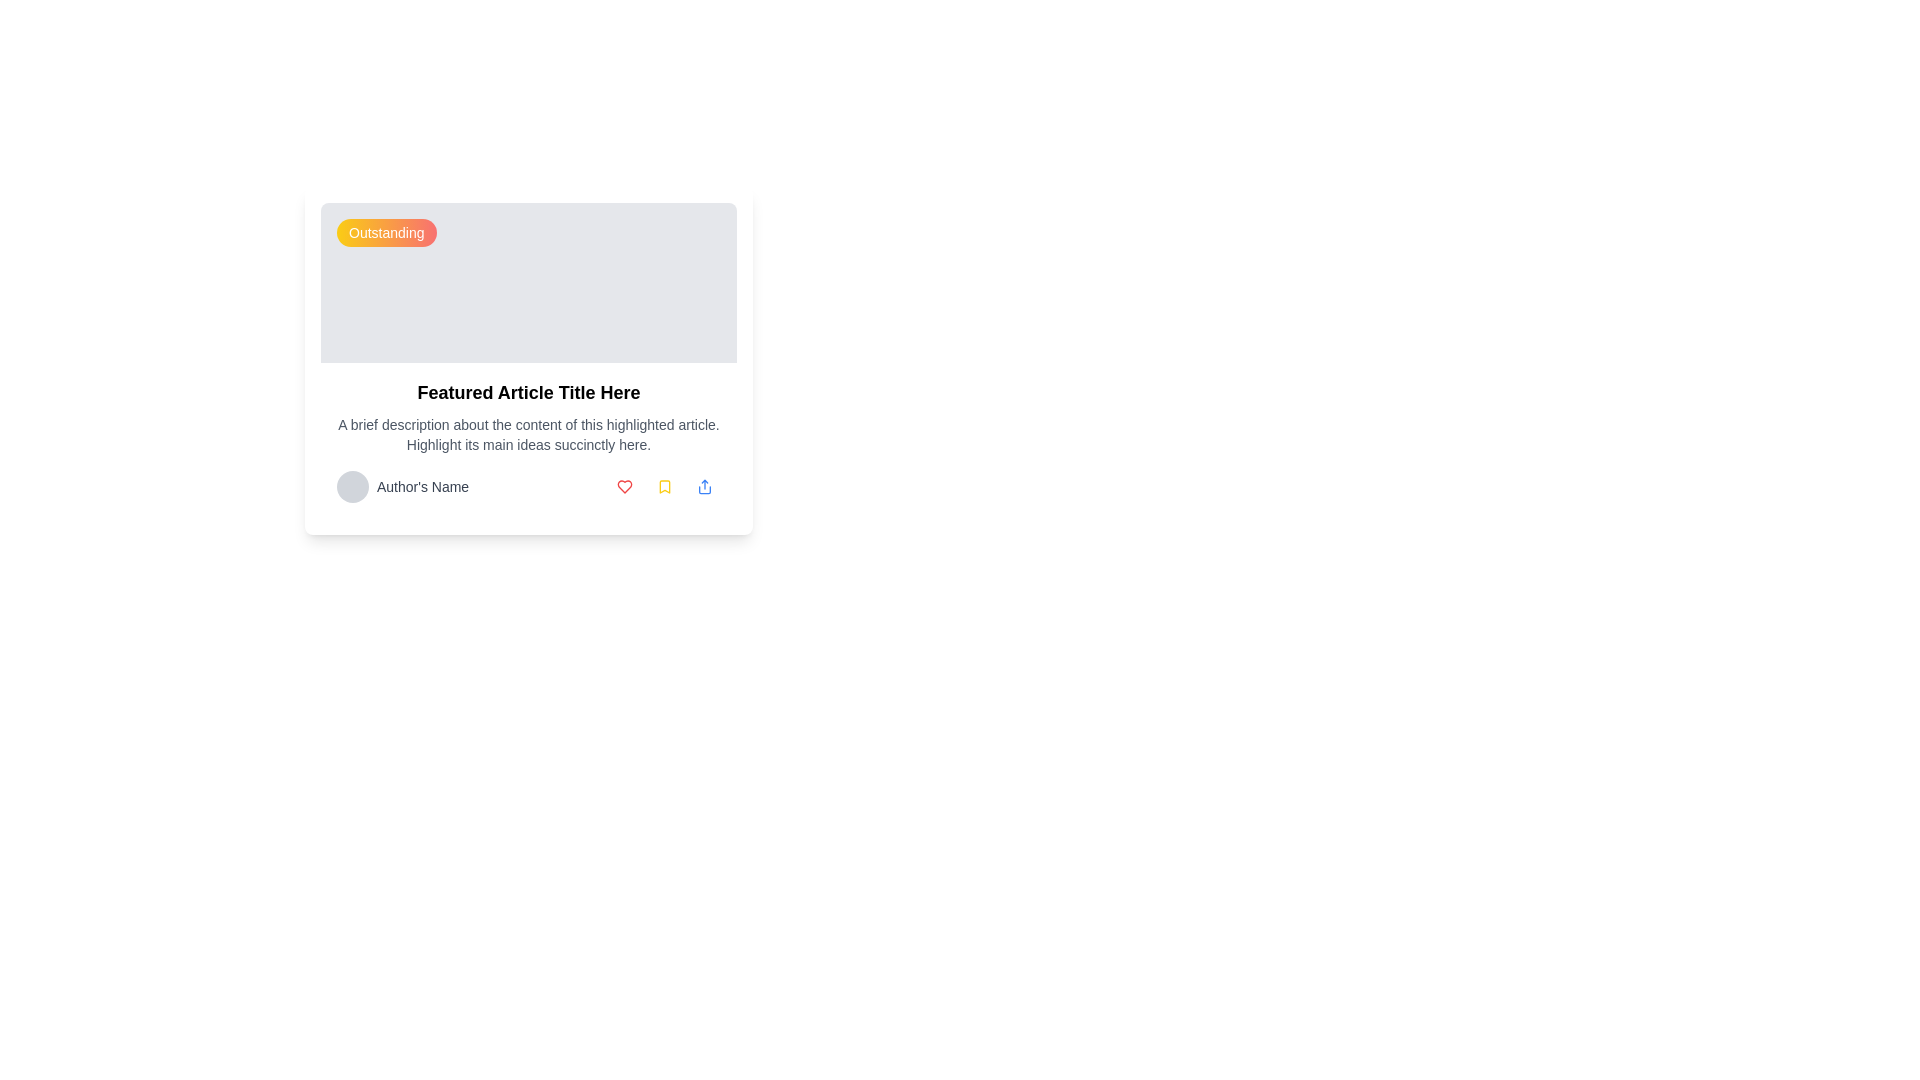 This screenshot has width=1920, height=1080. I want to click on the hollow heart icon outlined in red located at the bottom section of the card layout, so click(623, 486).